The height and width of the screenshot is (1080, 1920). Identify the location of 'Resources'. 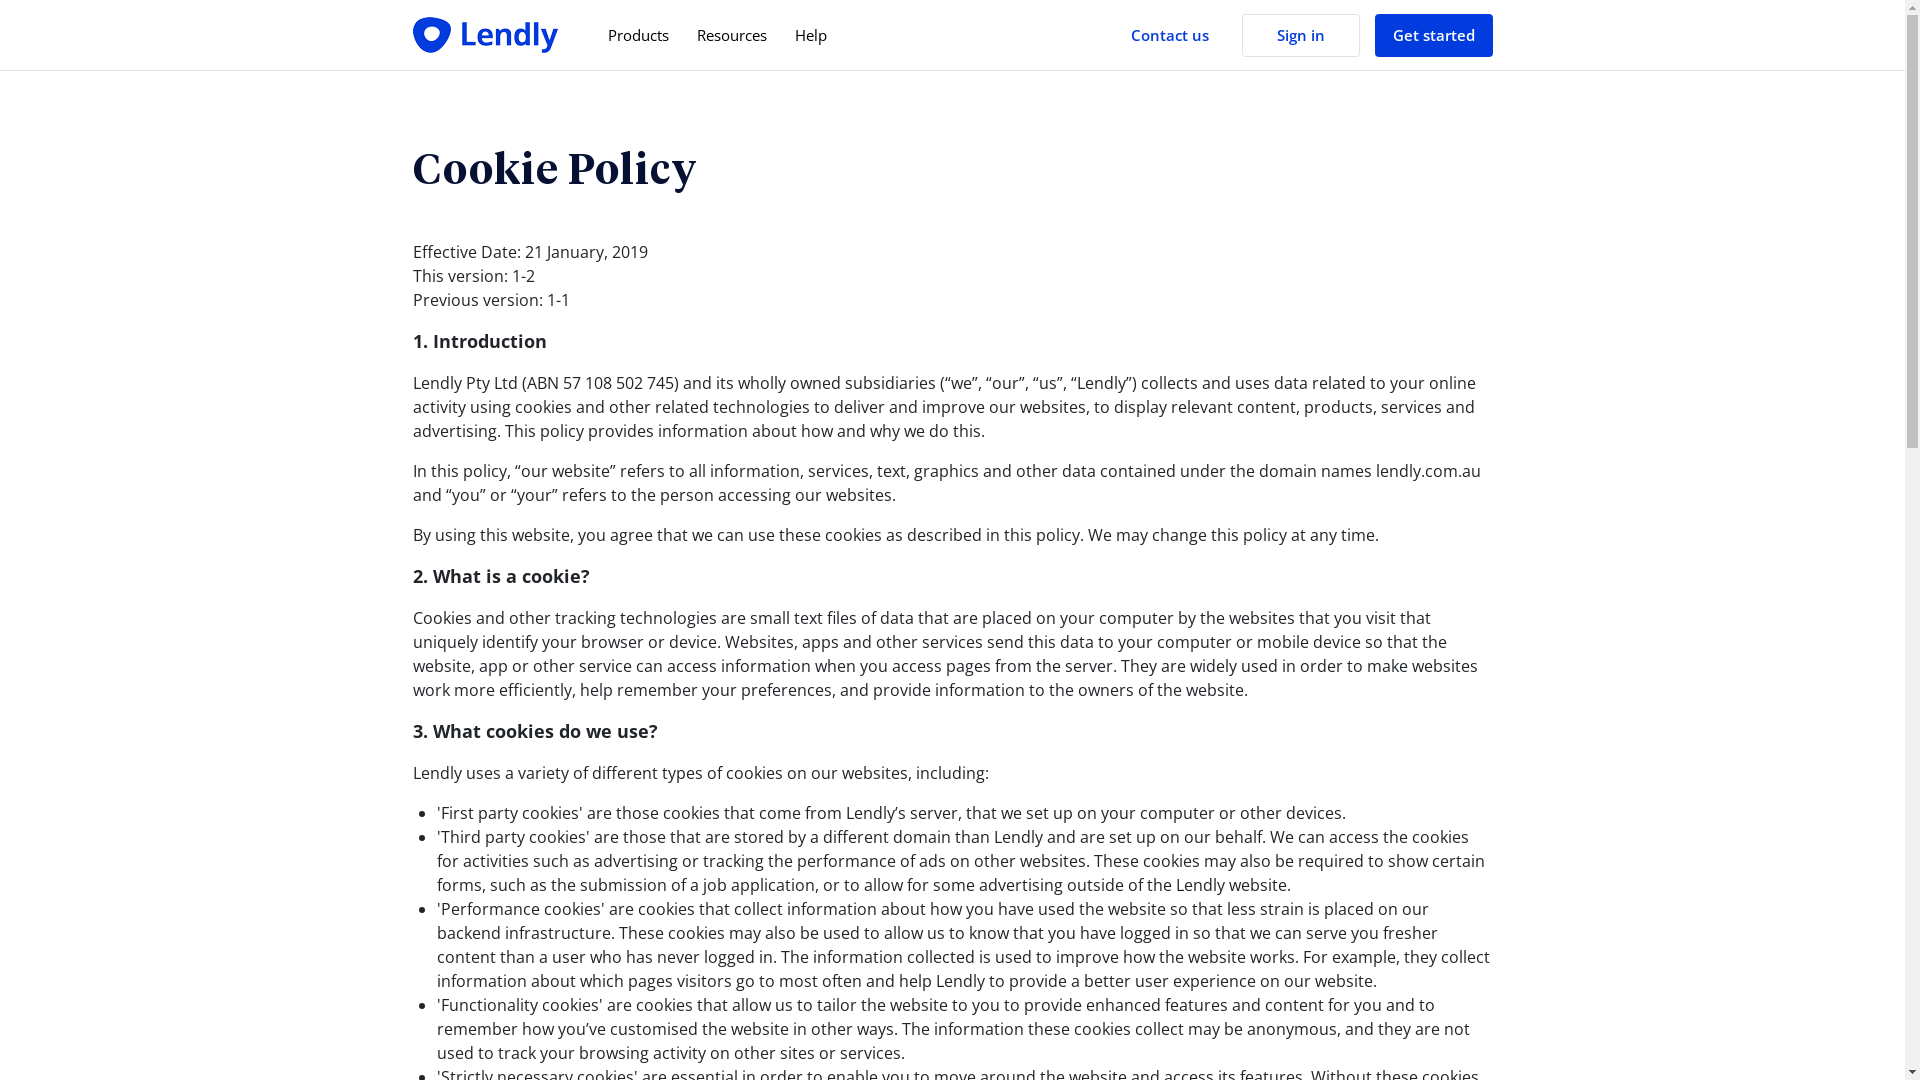
(729, 35).